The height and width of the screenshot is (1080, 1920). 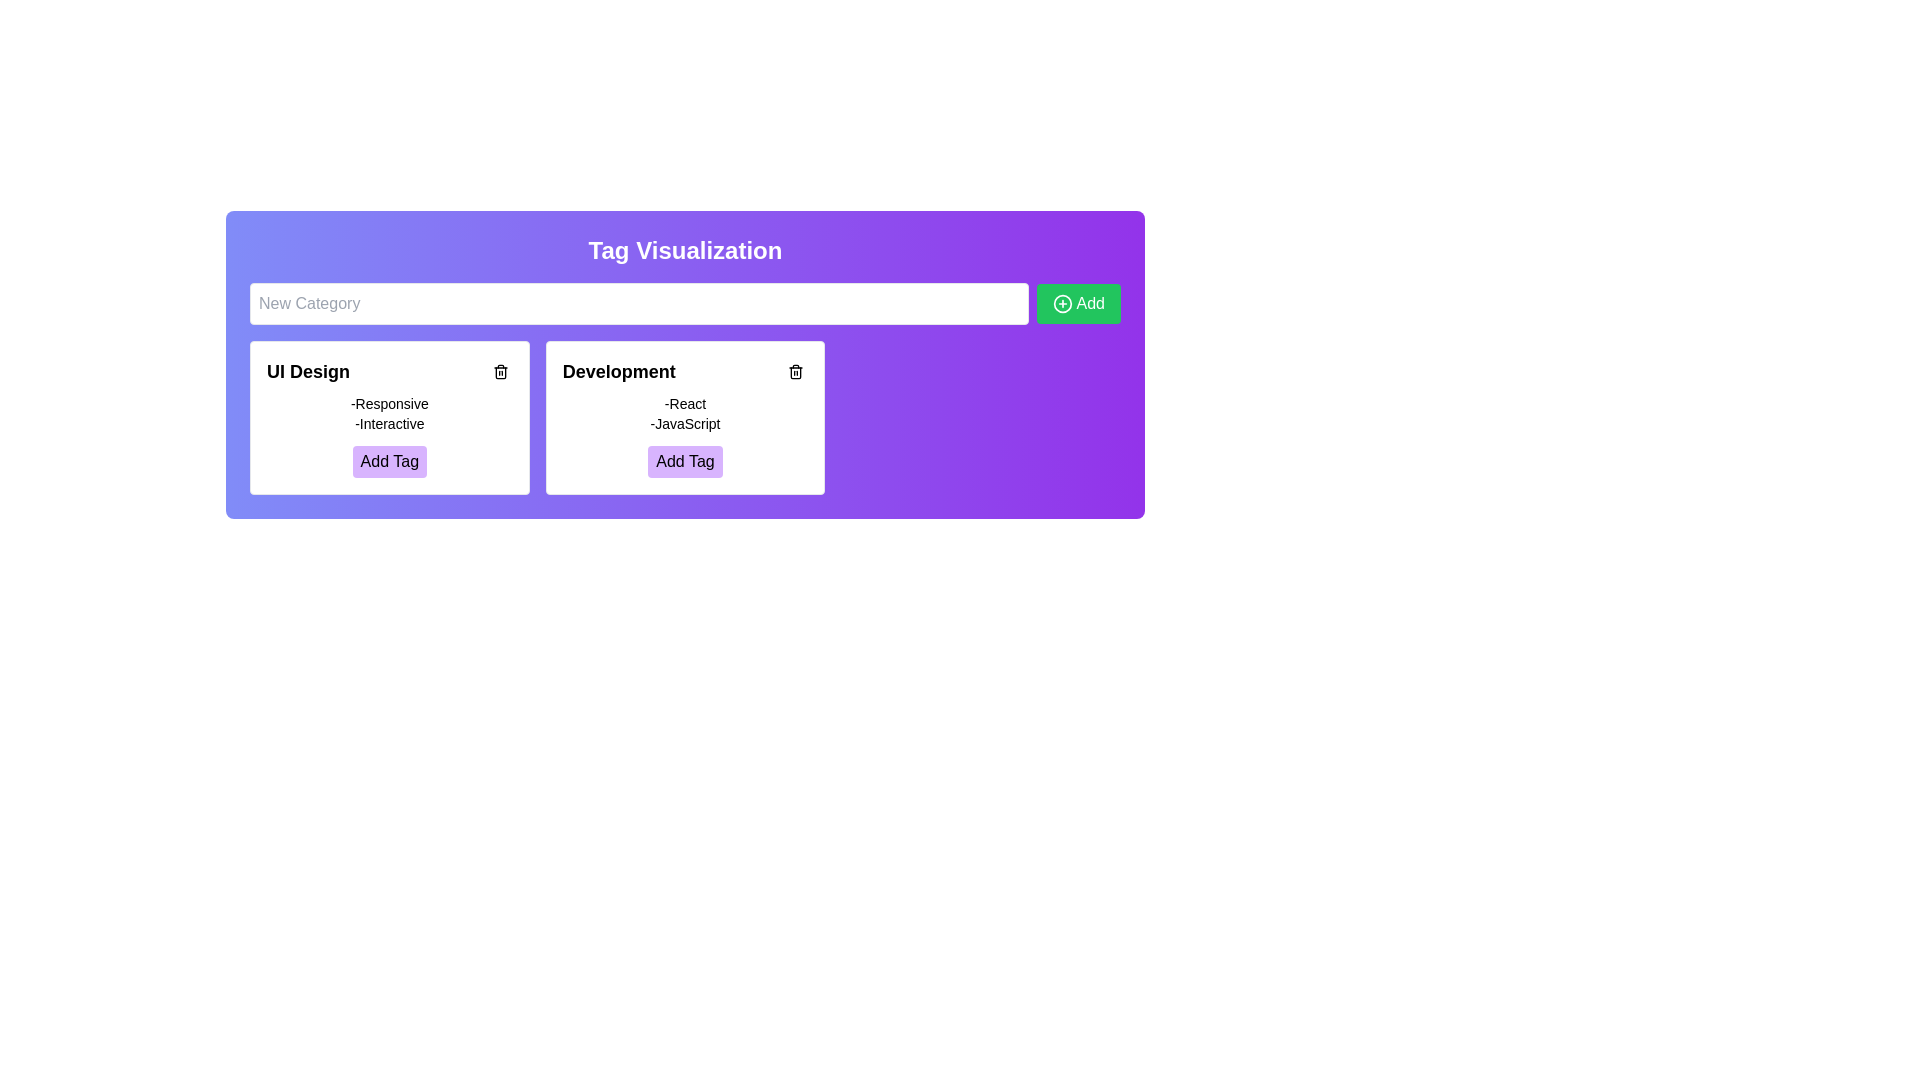 What do you see at coordinates (1061, 304) in the screenshot?
I see `the 'add' icon located within the green button adjacent to the input field` at bounding box center [1061, 304].